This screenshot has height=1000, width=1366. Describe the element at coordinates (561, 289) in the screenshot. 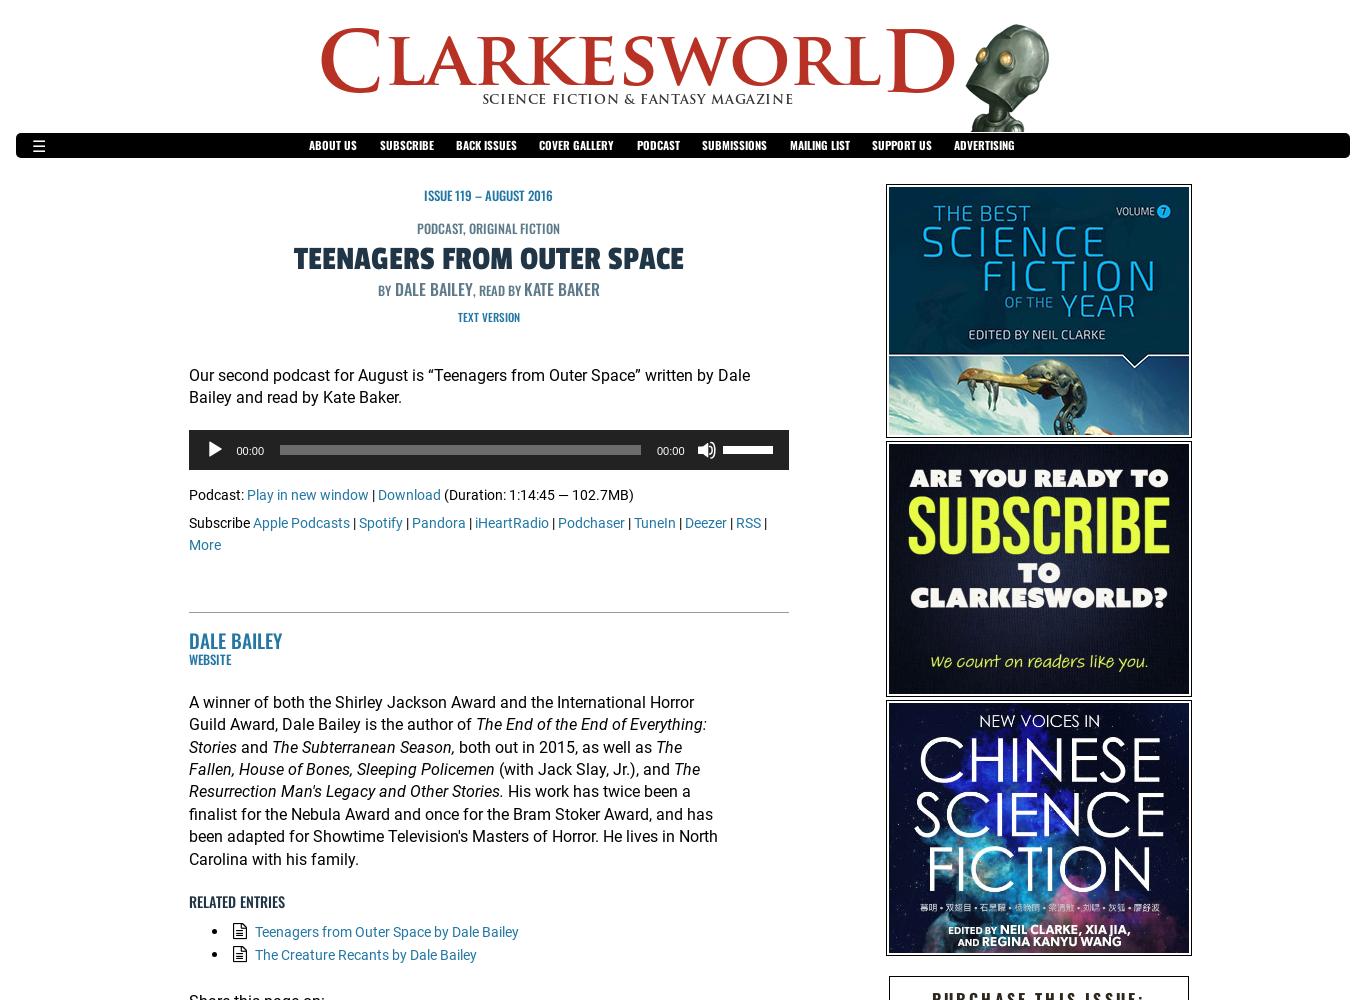

I see `'Kate Baker'` at that location.